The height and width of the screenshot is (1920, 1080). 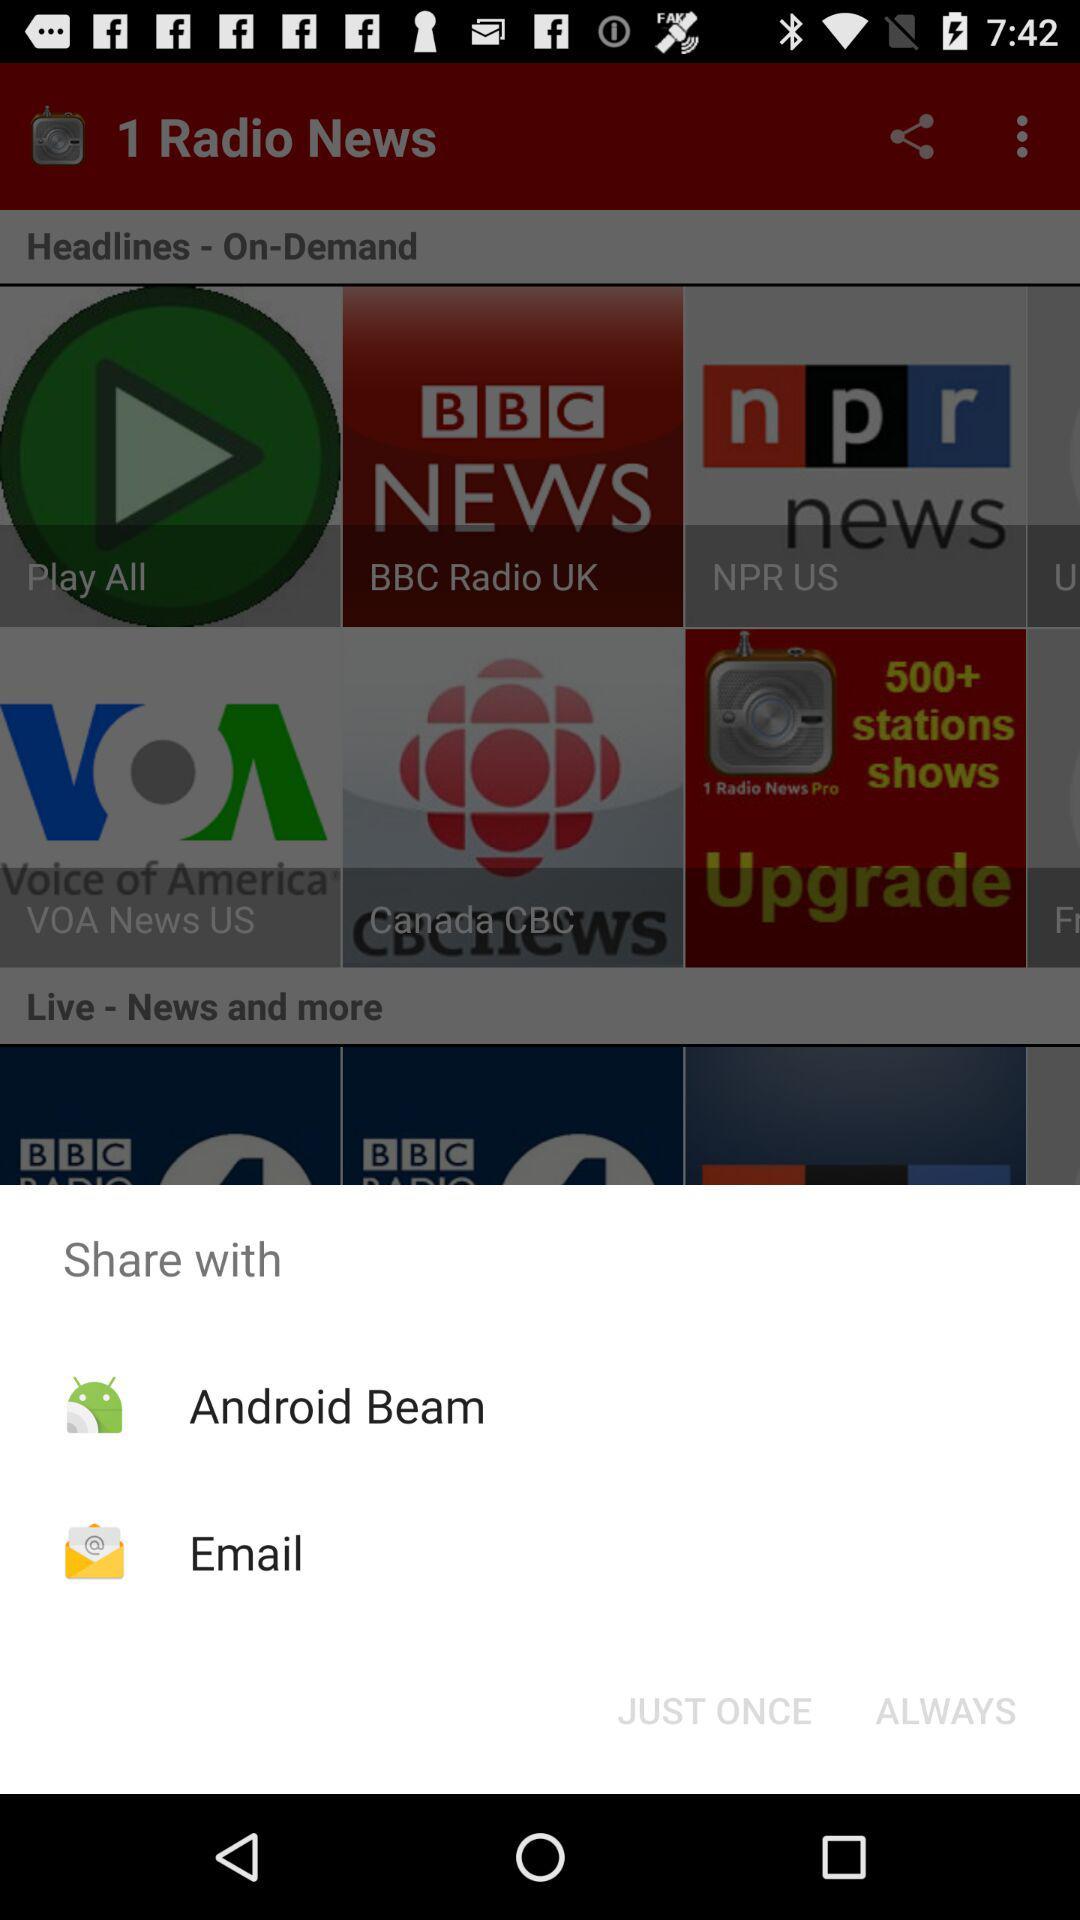 What do you see at coordinates (945, 1708) in the screenshot?
I see `button to the right of just once button` at bounding box center [945, 1708].